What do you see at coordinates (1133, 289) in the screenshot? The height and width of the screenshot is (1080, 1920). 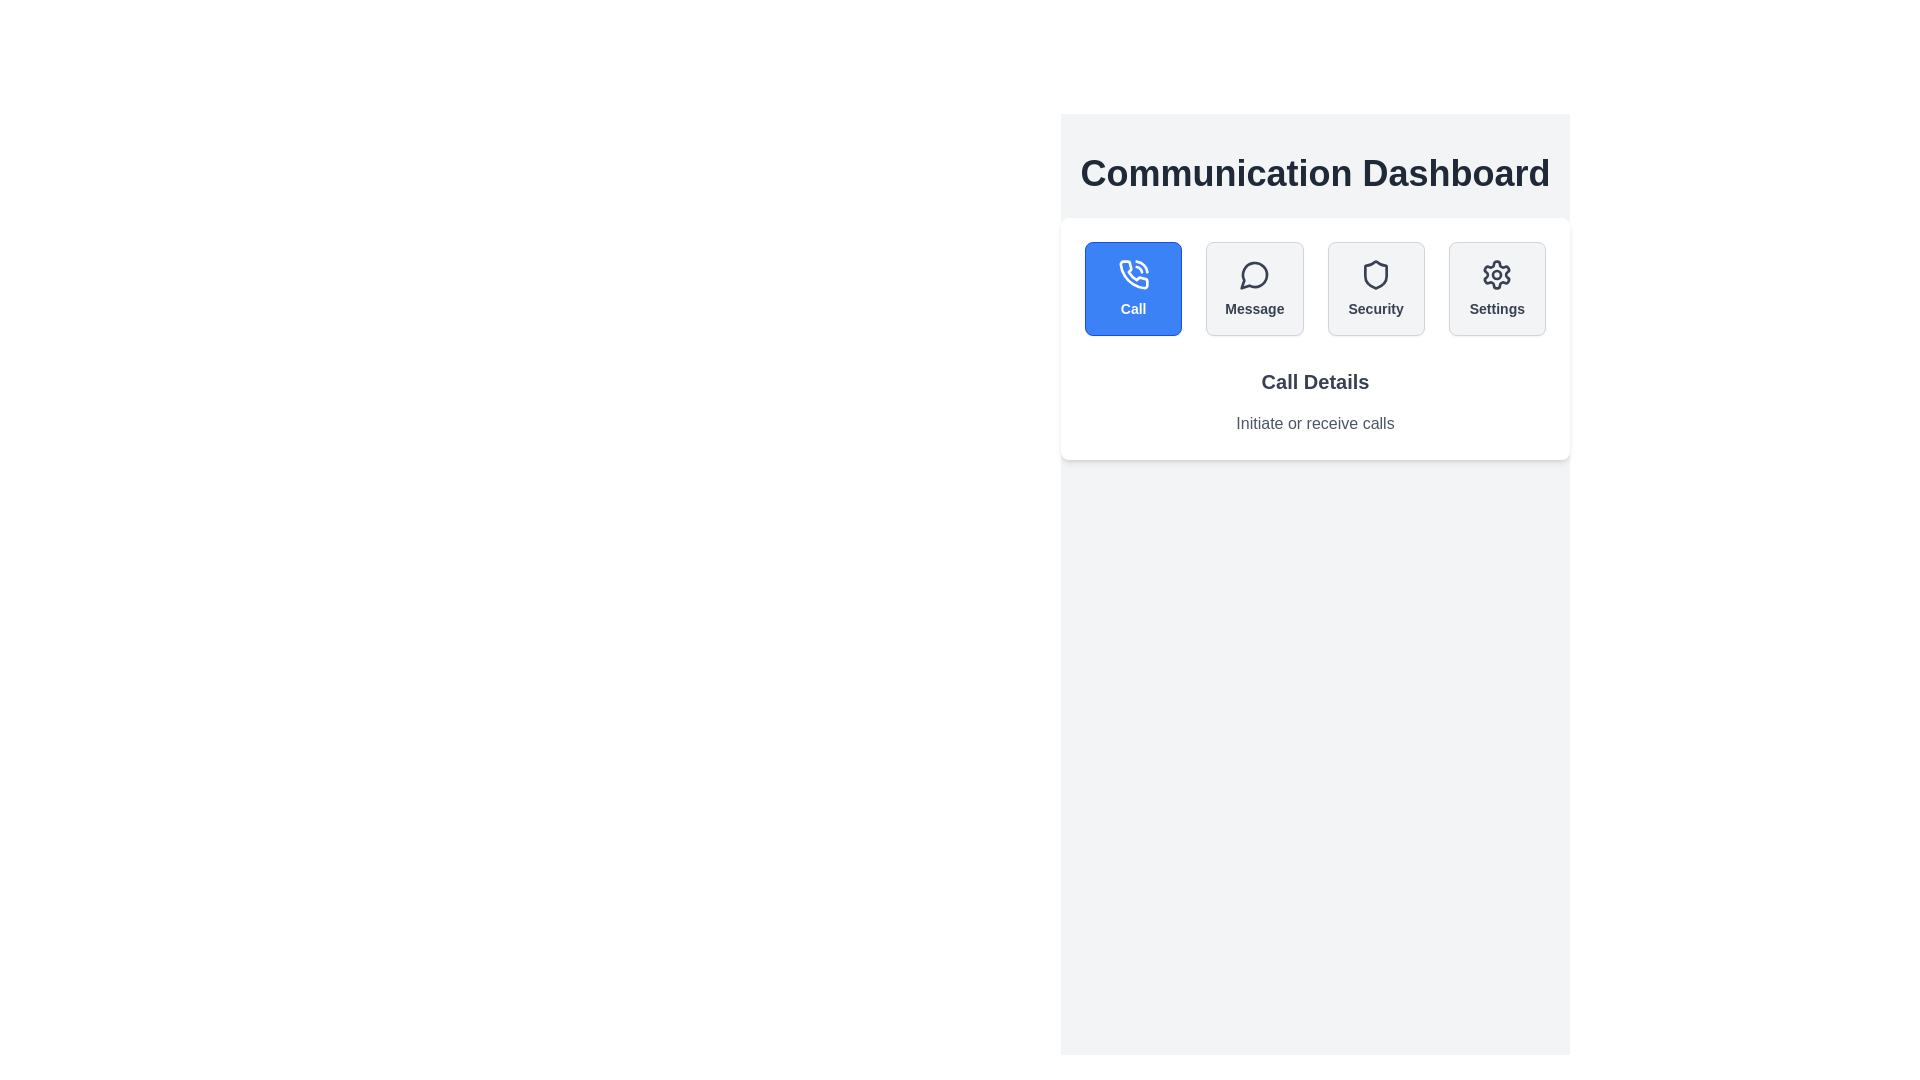 I see `the phone call button located under the 'Communication Dashboard' heading and above the 'Call Details' section for keyboard interaction` at bounding box center [1133, 289].